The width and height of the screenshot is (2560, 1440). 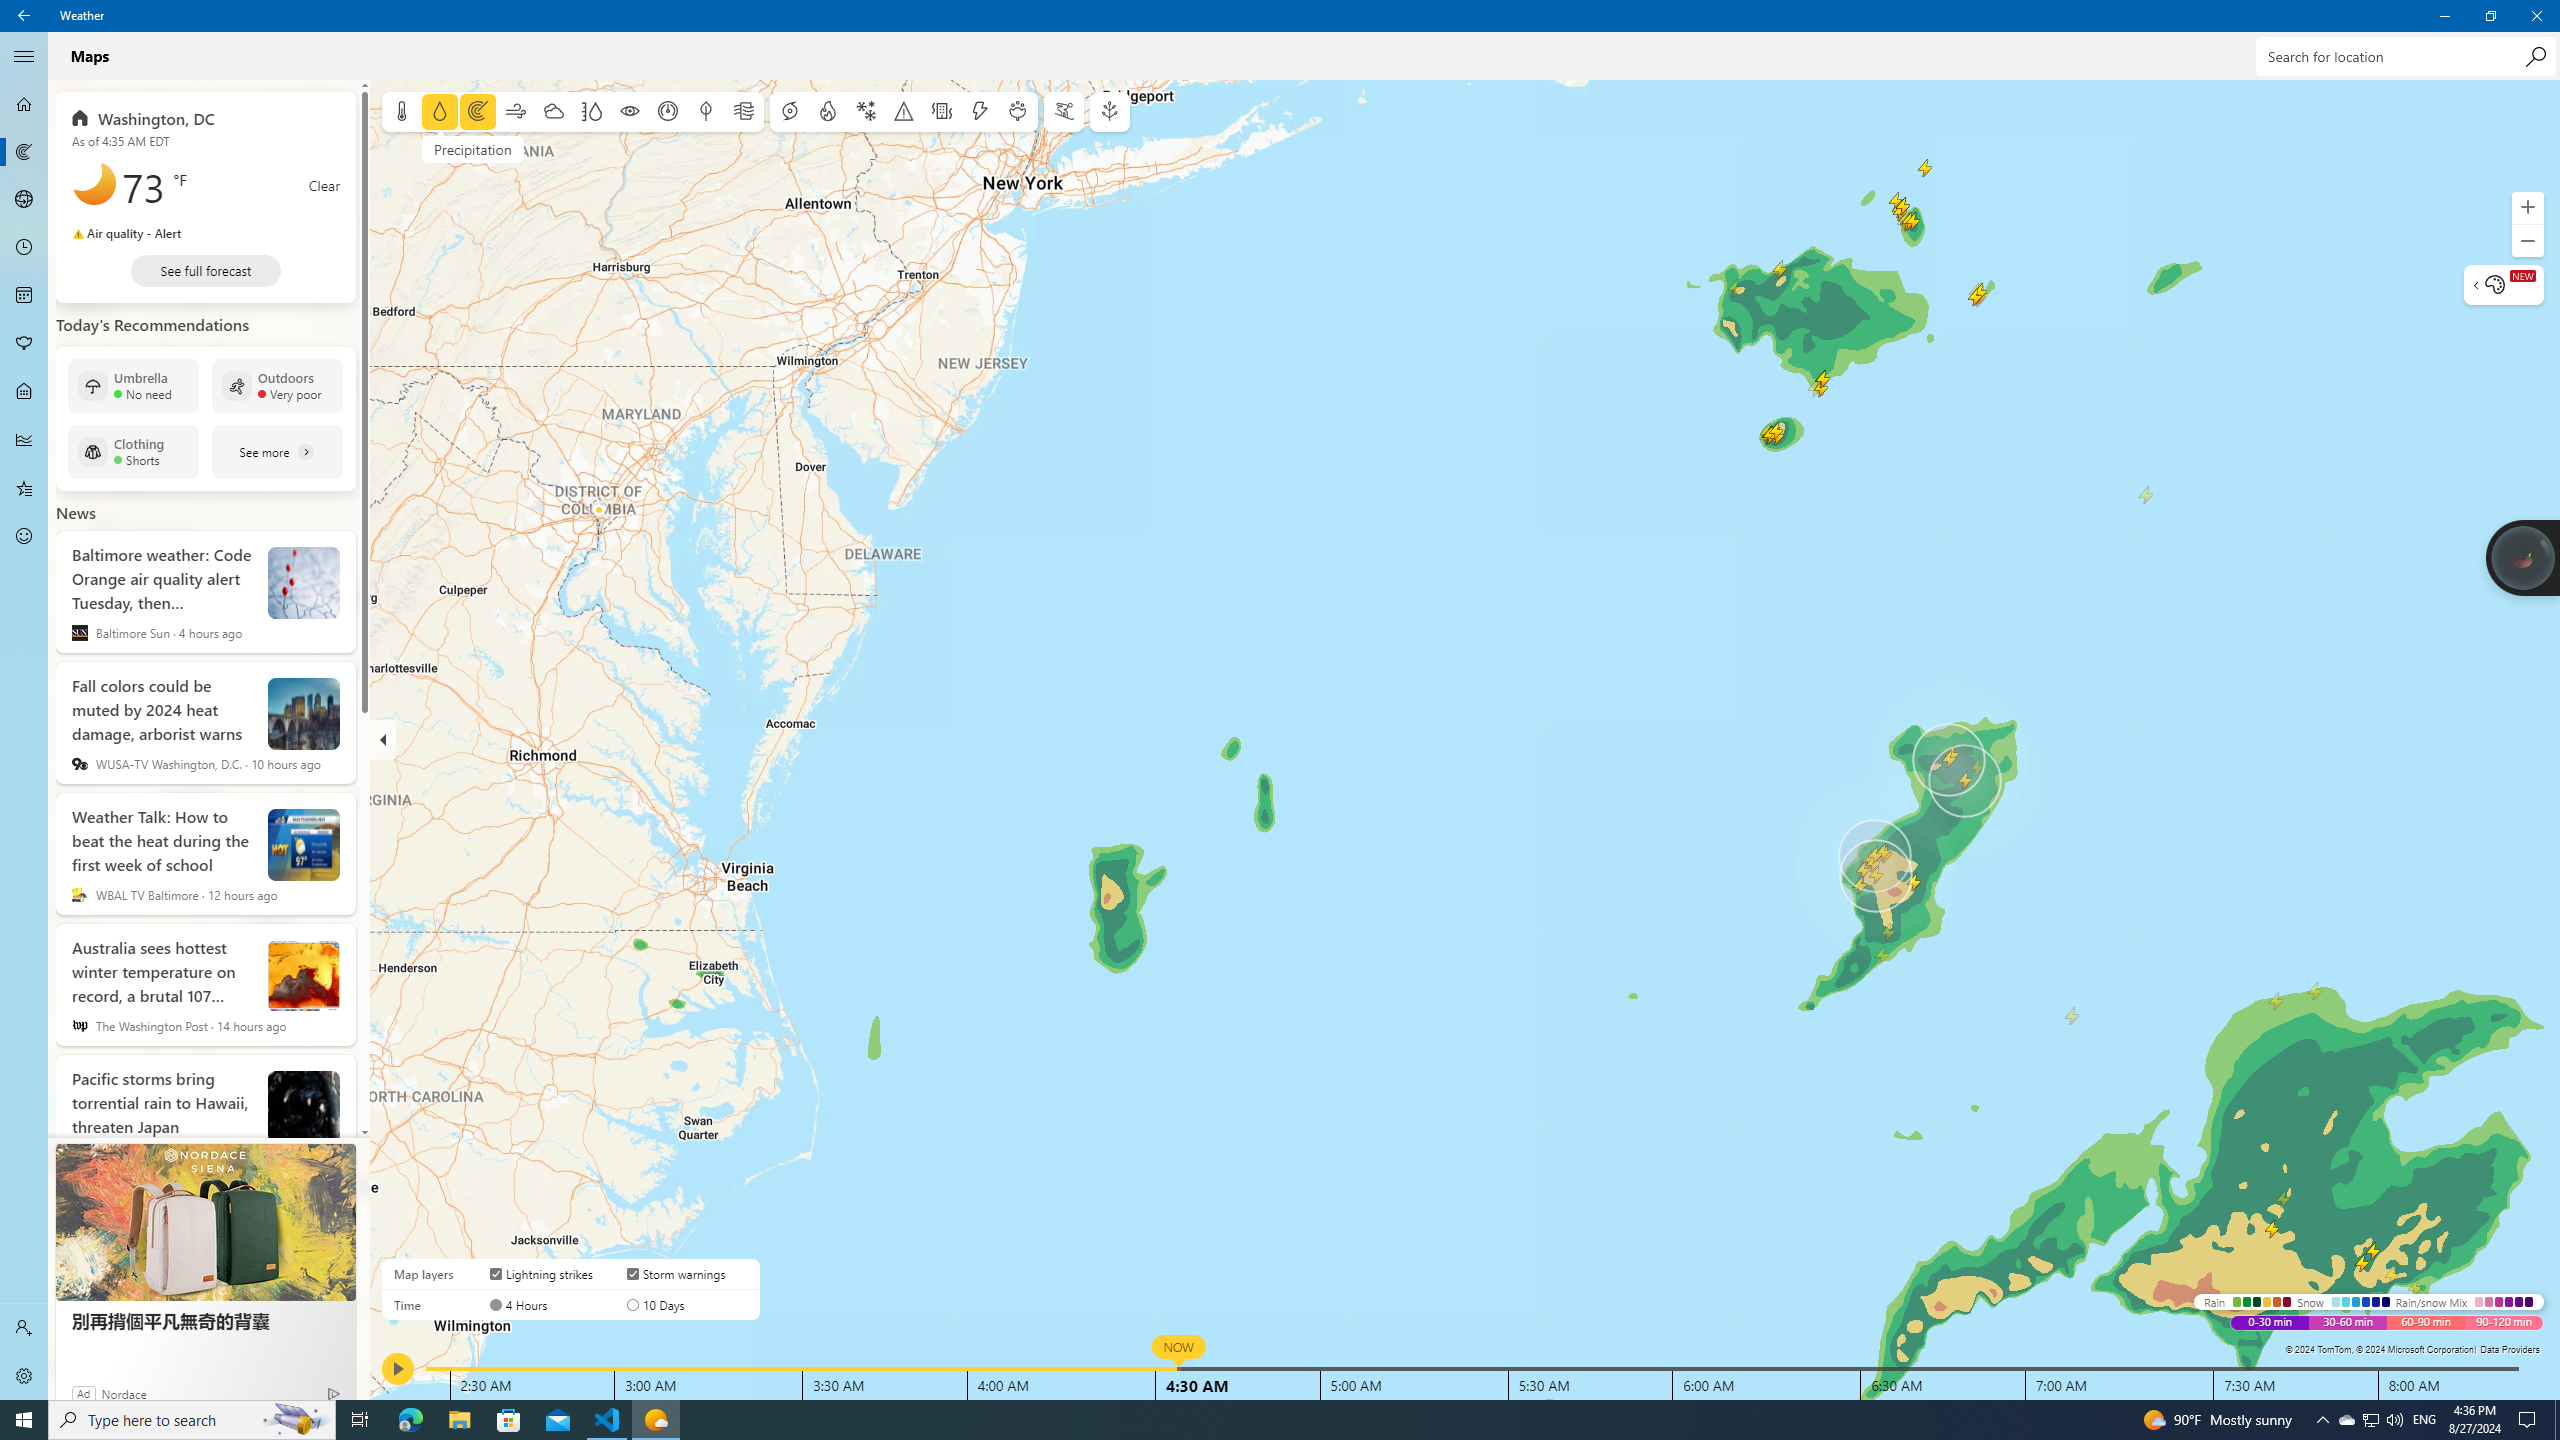 I want to click on 'Forecast - Not Selected', so click(x=24, y=103).